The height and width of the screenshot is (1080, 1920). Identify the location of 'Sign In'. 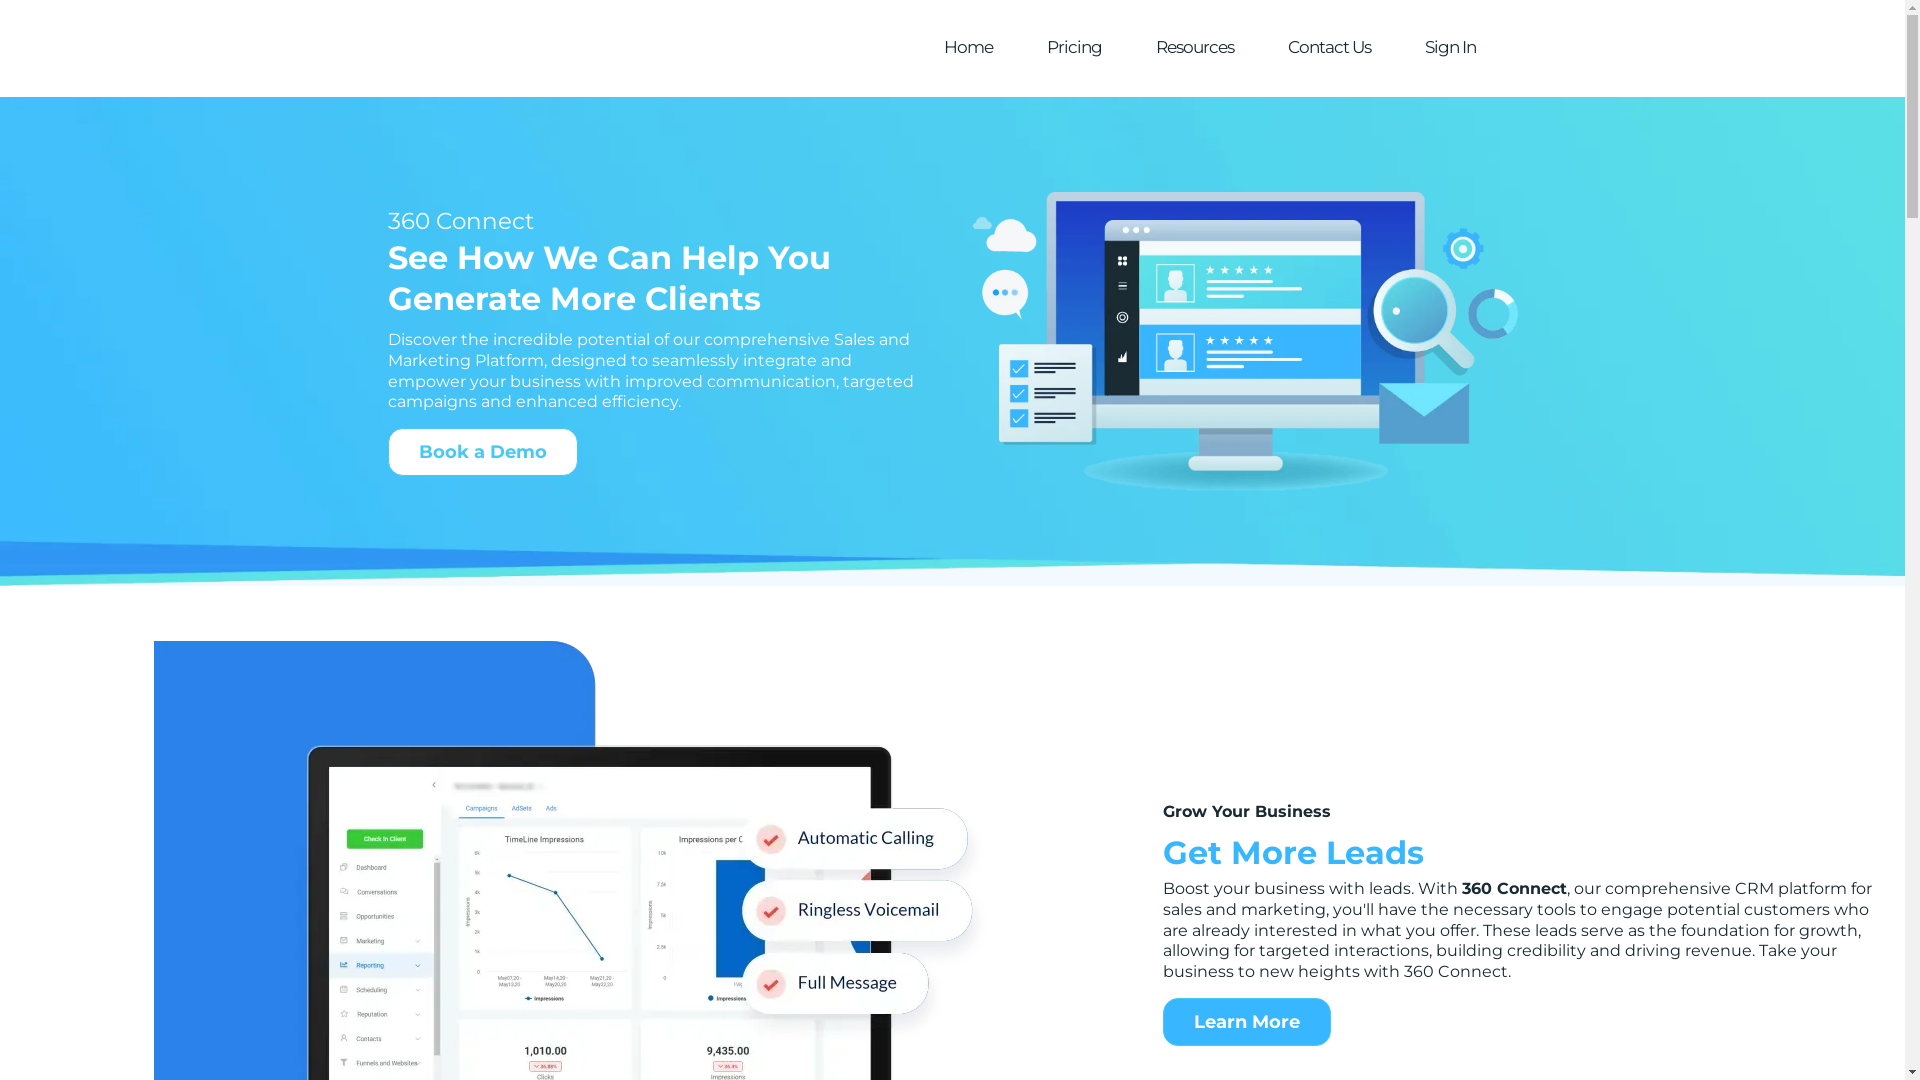
(1450, 46).